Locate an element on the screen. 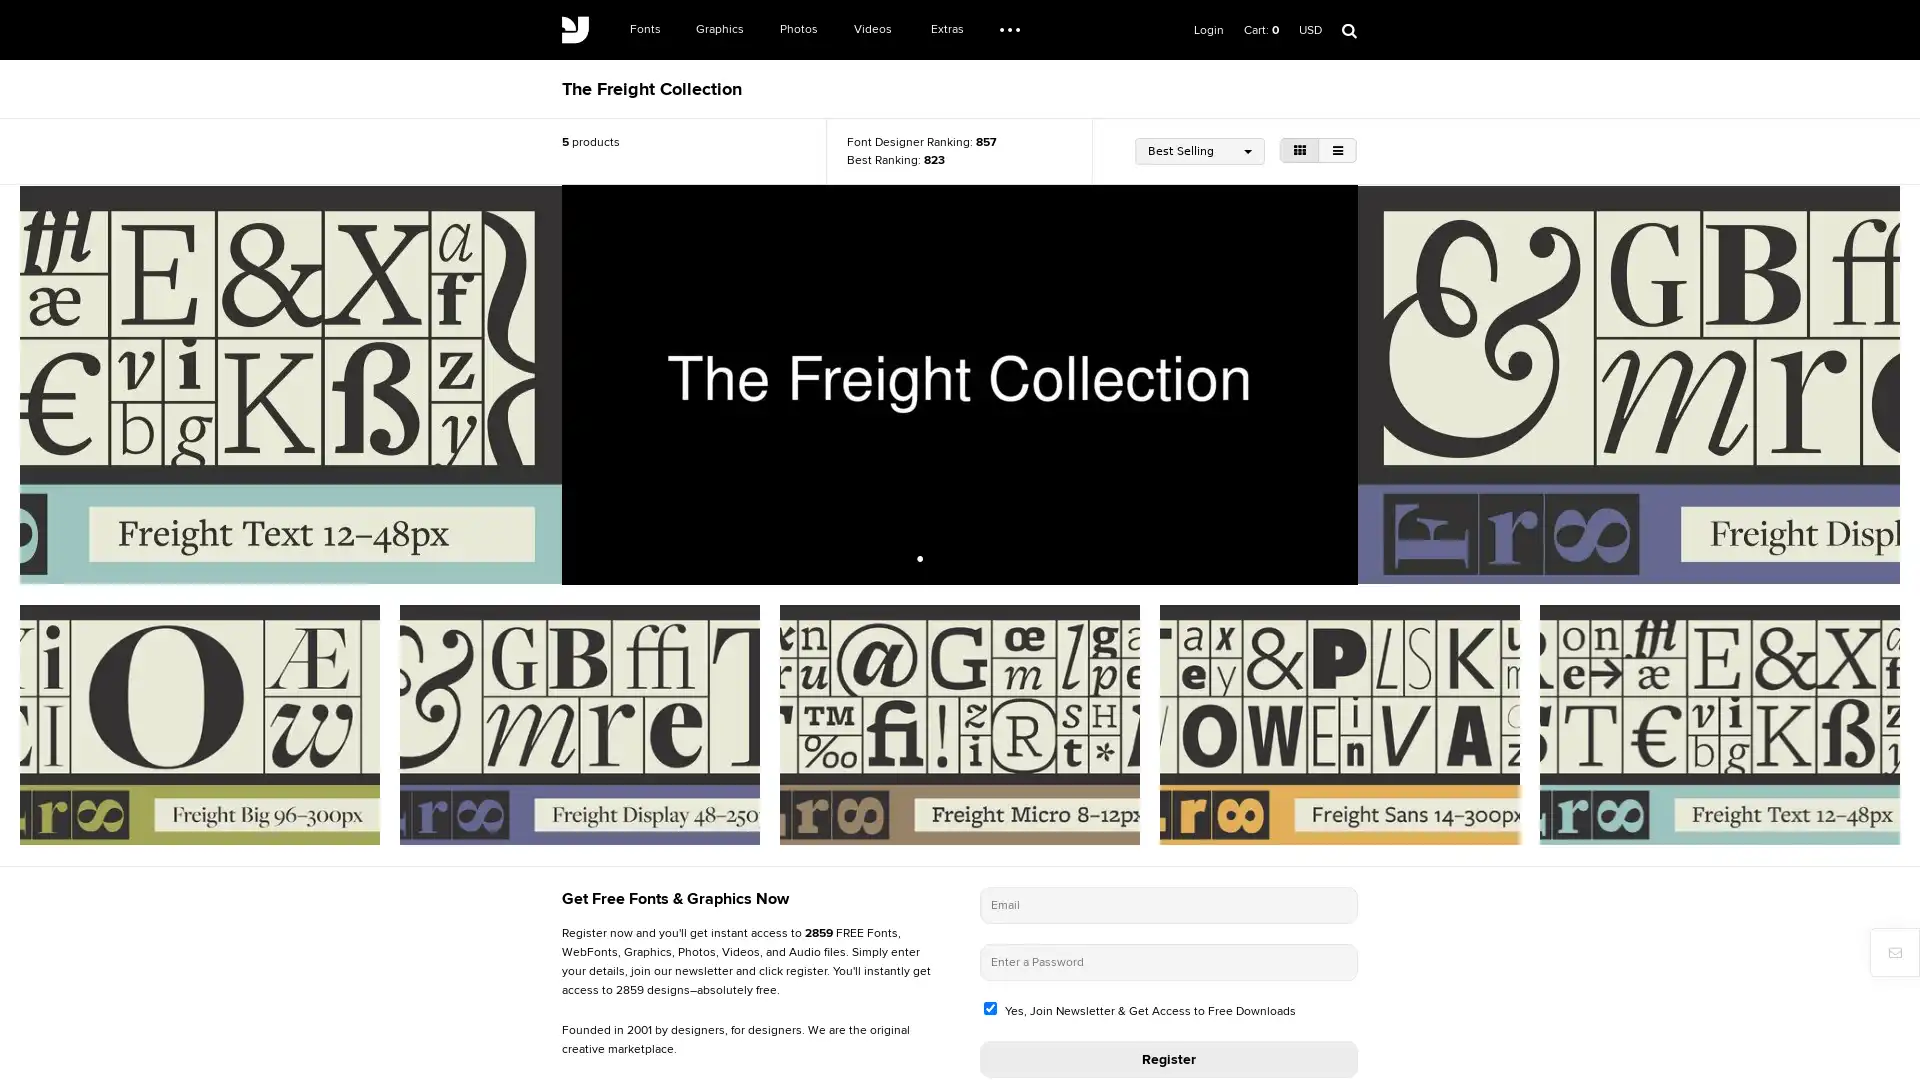 The height and width of the screenshot is (1080, 1920). Best Selling is located at coordinates (1200, 150).